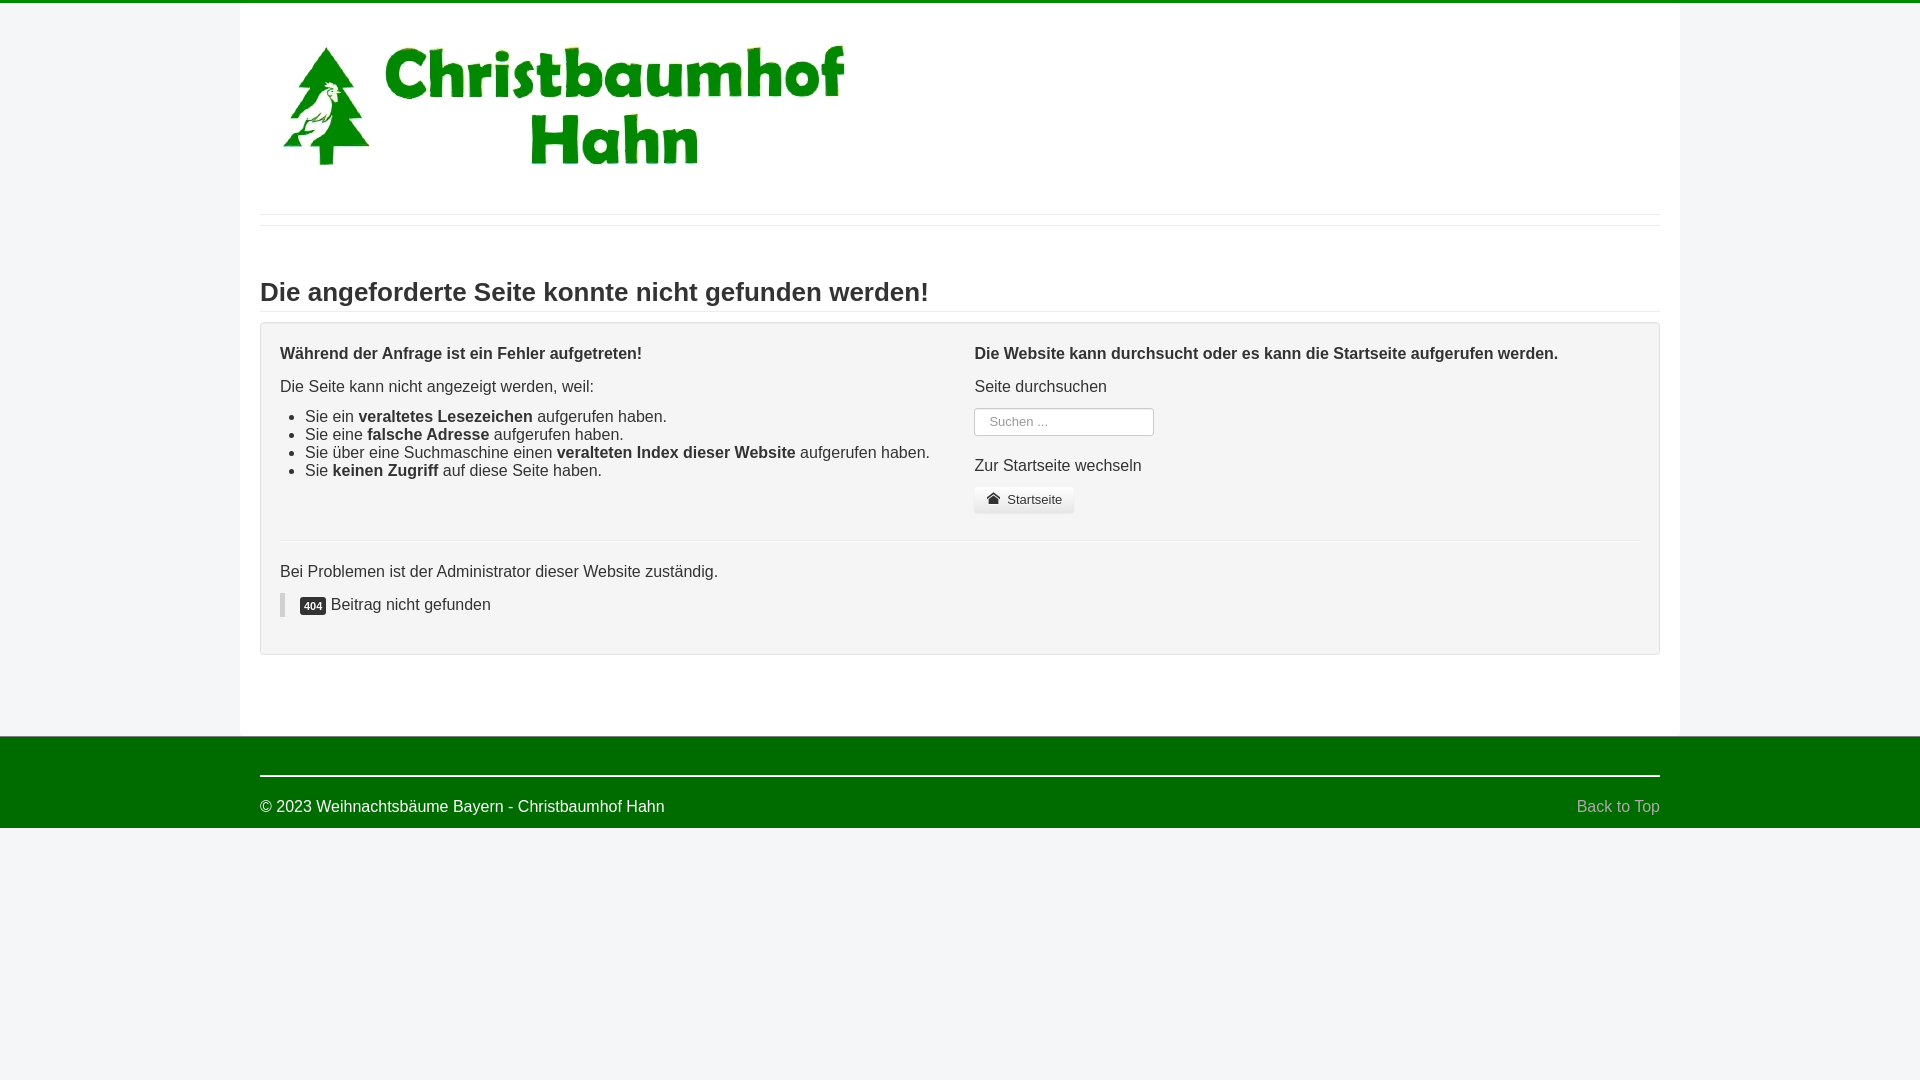  Describe the element at coordinates (1576, 805) in the screenshot. I see `'Back to Top'` at that location.